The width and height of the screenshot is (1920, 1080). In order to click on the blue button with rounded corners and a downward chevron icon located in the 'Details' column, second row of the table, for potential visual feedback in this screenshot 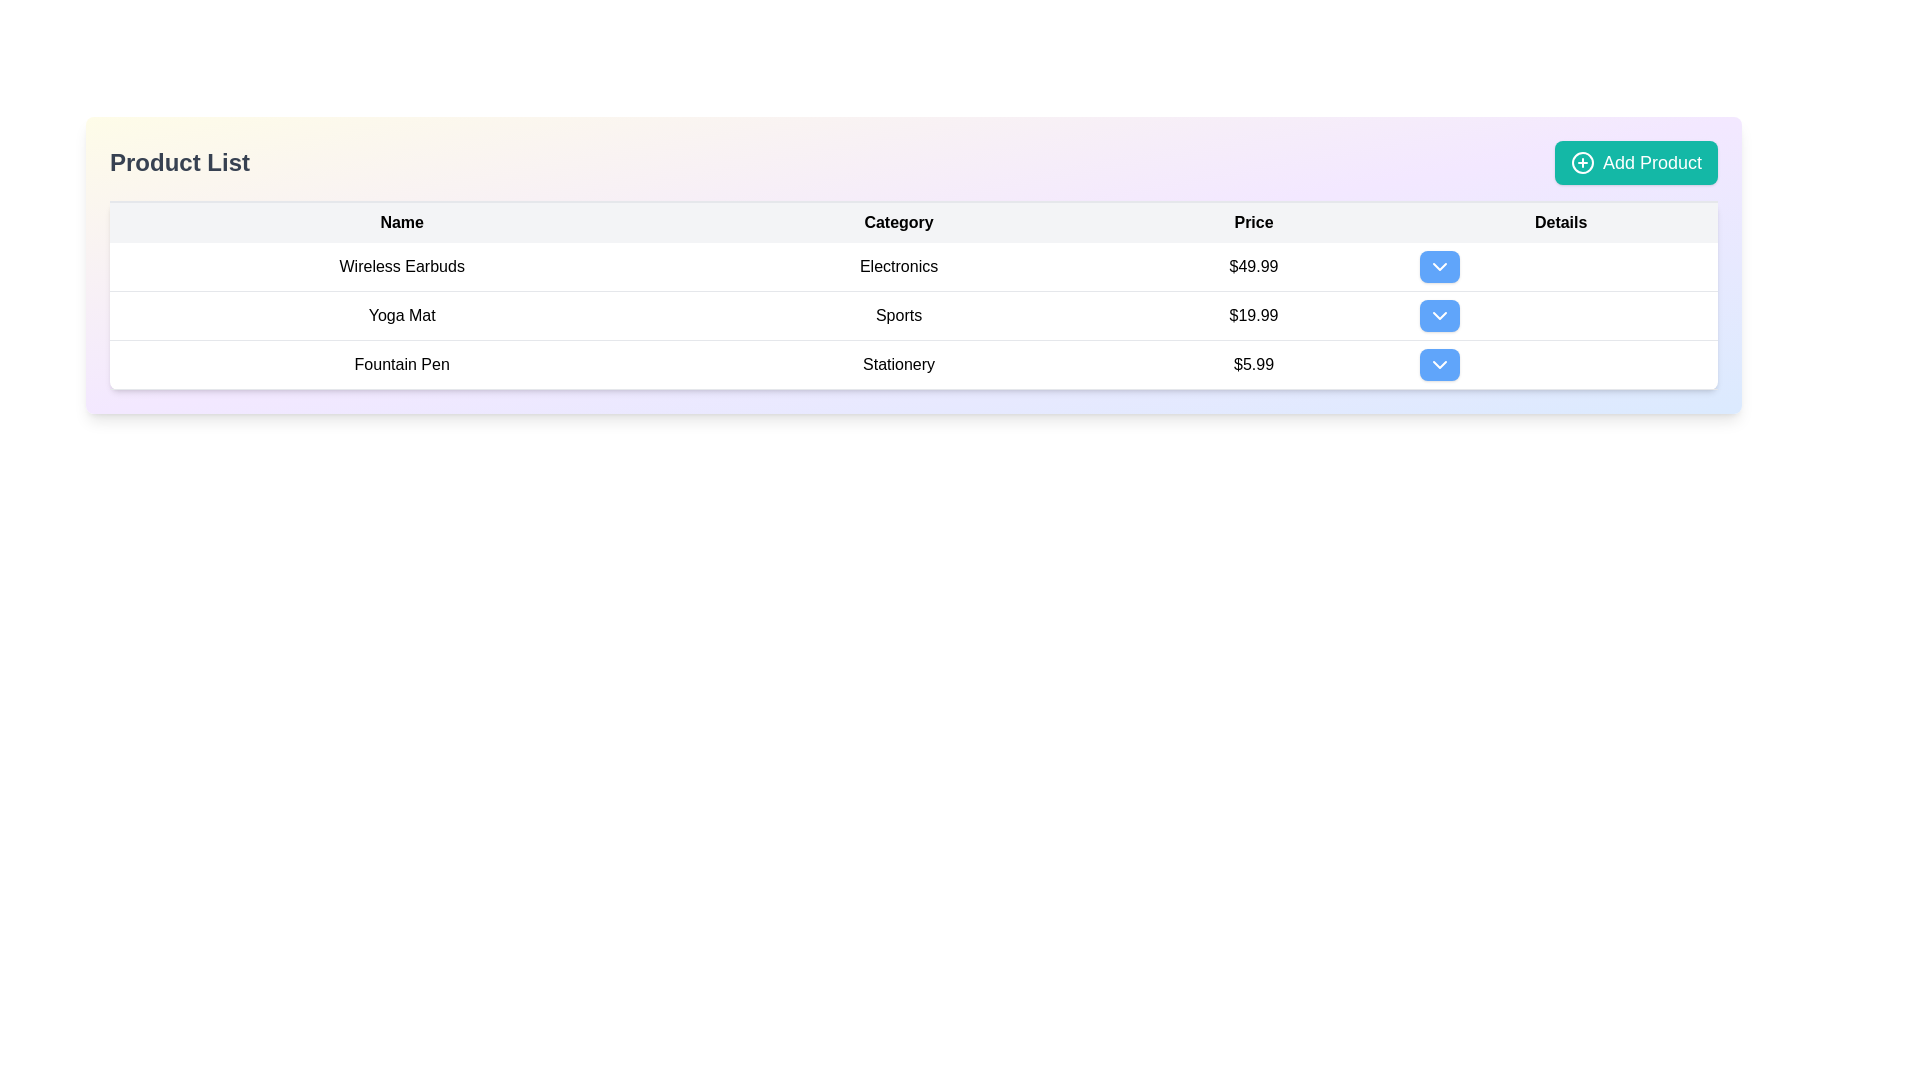, I will do `click(1440, 315)`.